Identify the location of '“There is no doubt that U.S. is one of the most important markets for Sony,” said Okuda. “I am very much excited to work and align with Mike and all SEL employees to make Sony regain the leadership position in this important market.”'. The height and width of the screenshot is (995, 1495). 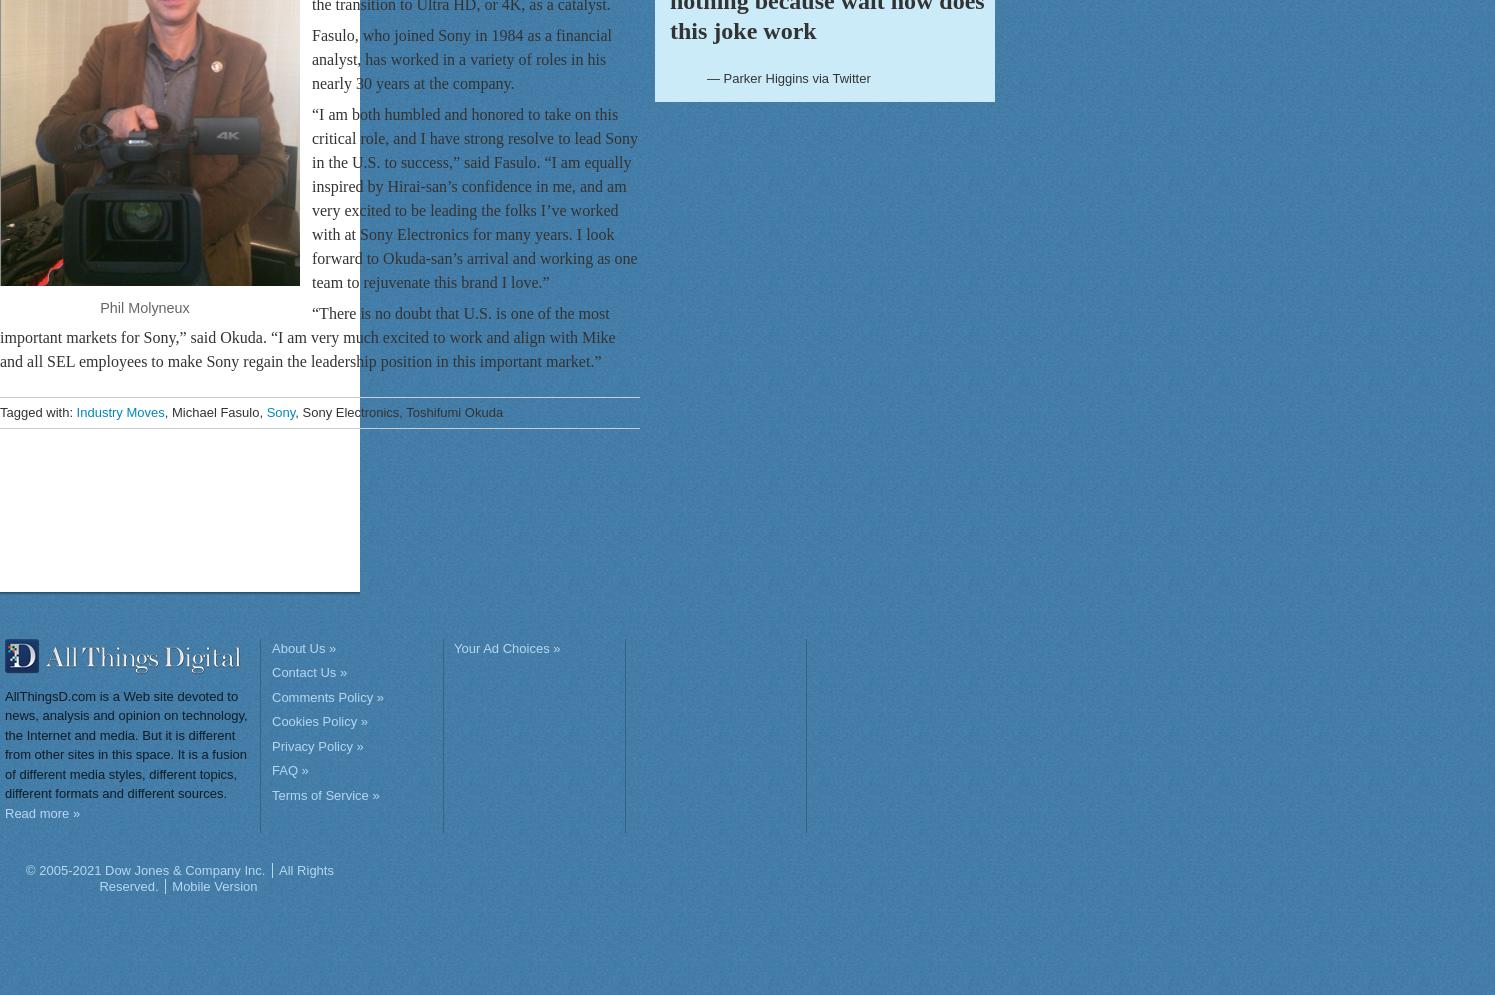
(306, 337).